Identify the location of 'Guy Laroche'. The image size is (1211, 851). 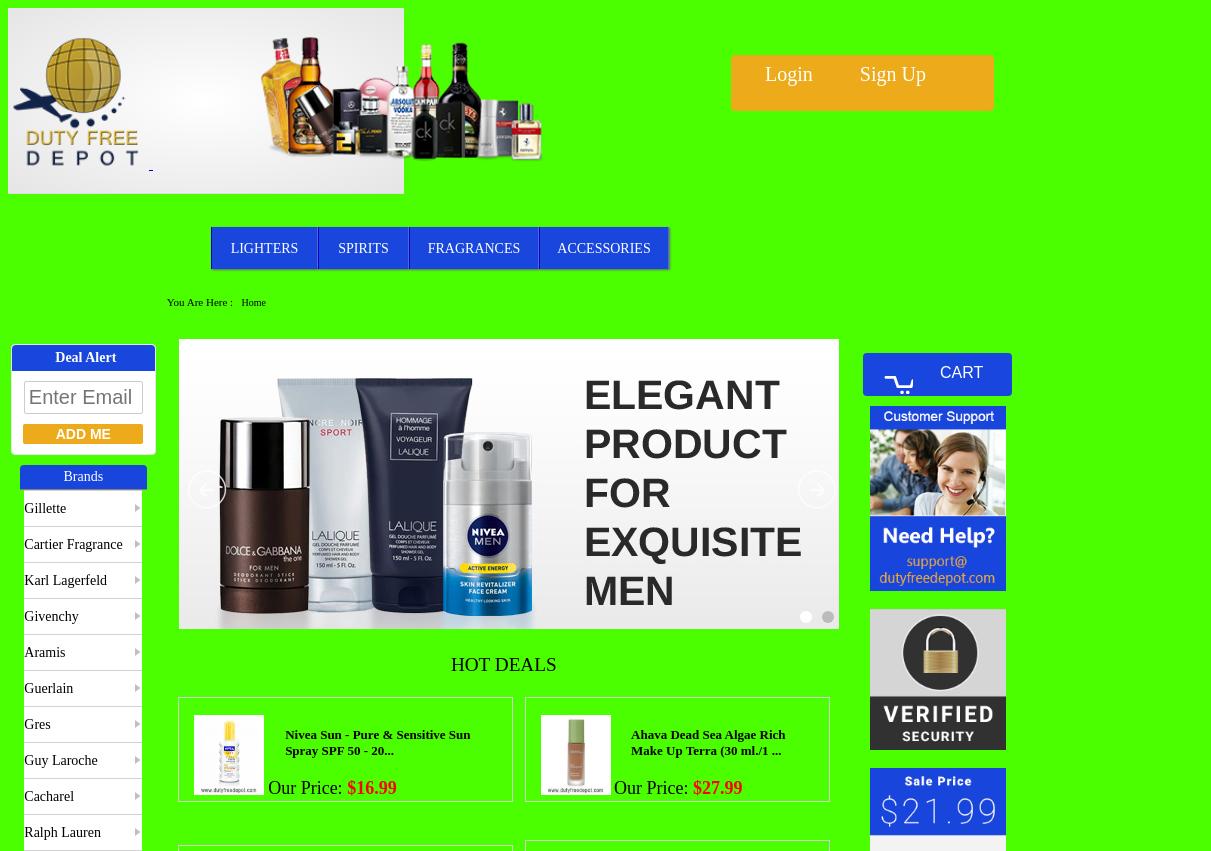
(22, 759).